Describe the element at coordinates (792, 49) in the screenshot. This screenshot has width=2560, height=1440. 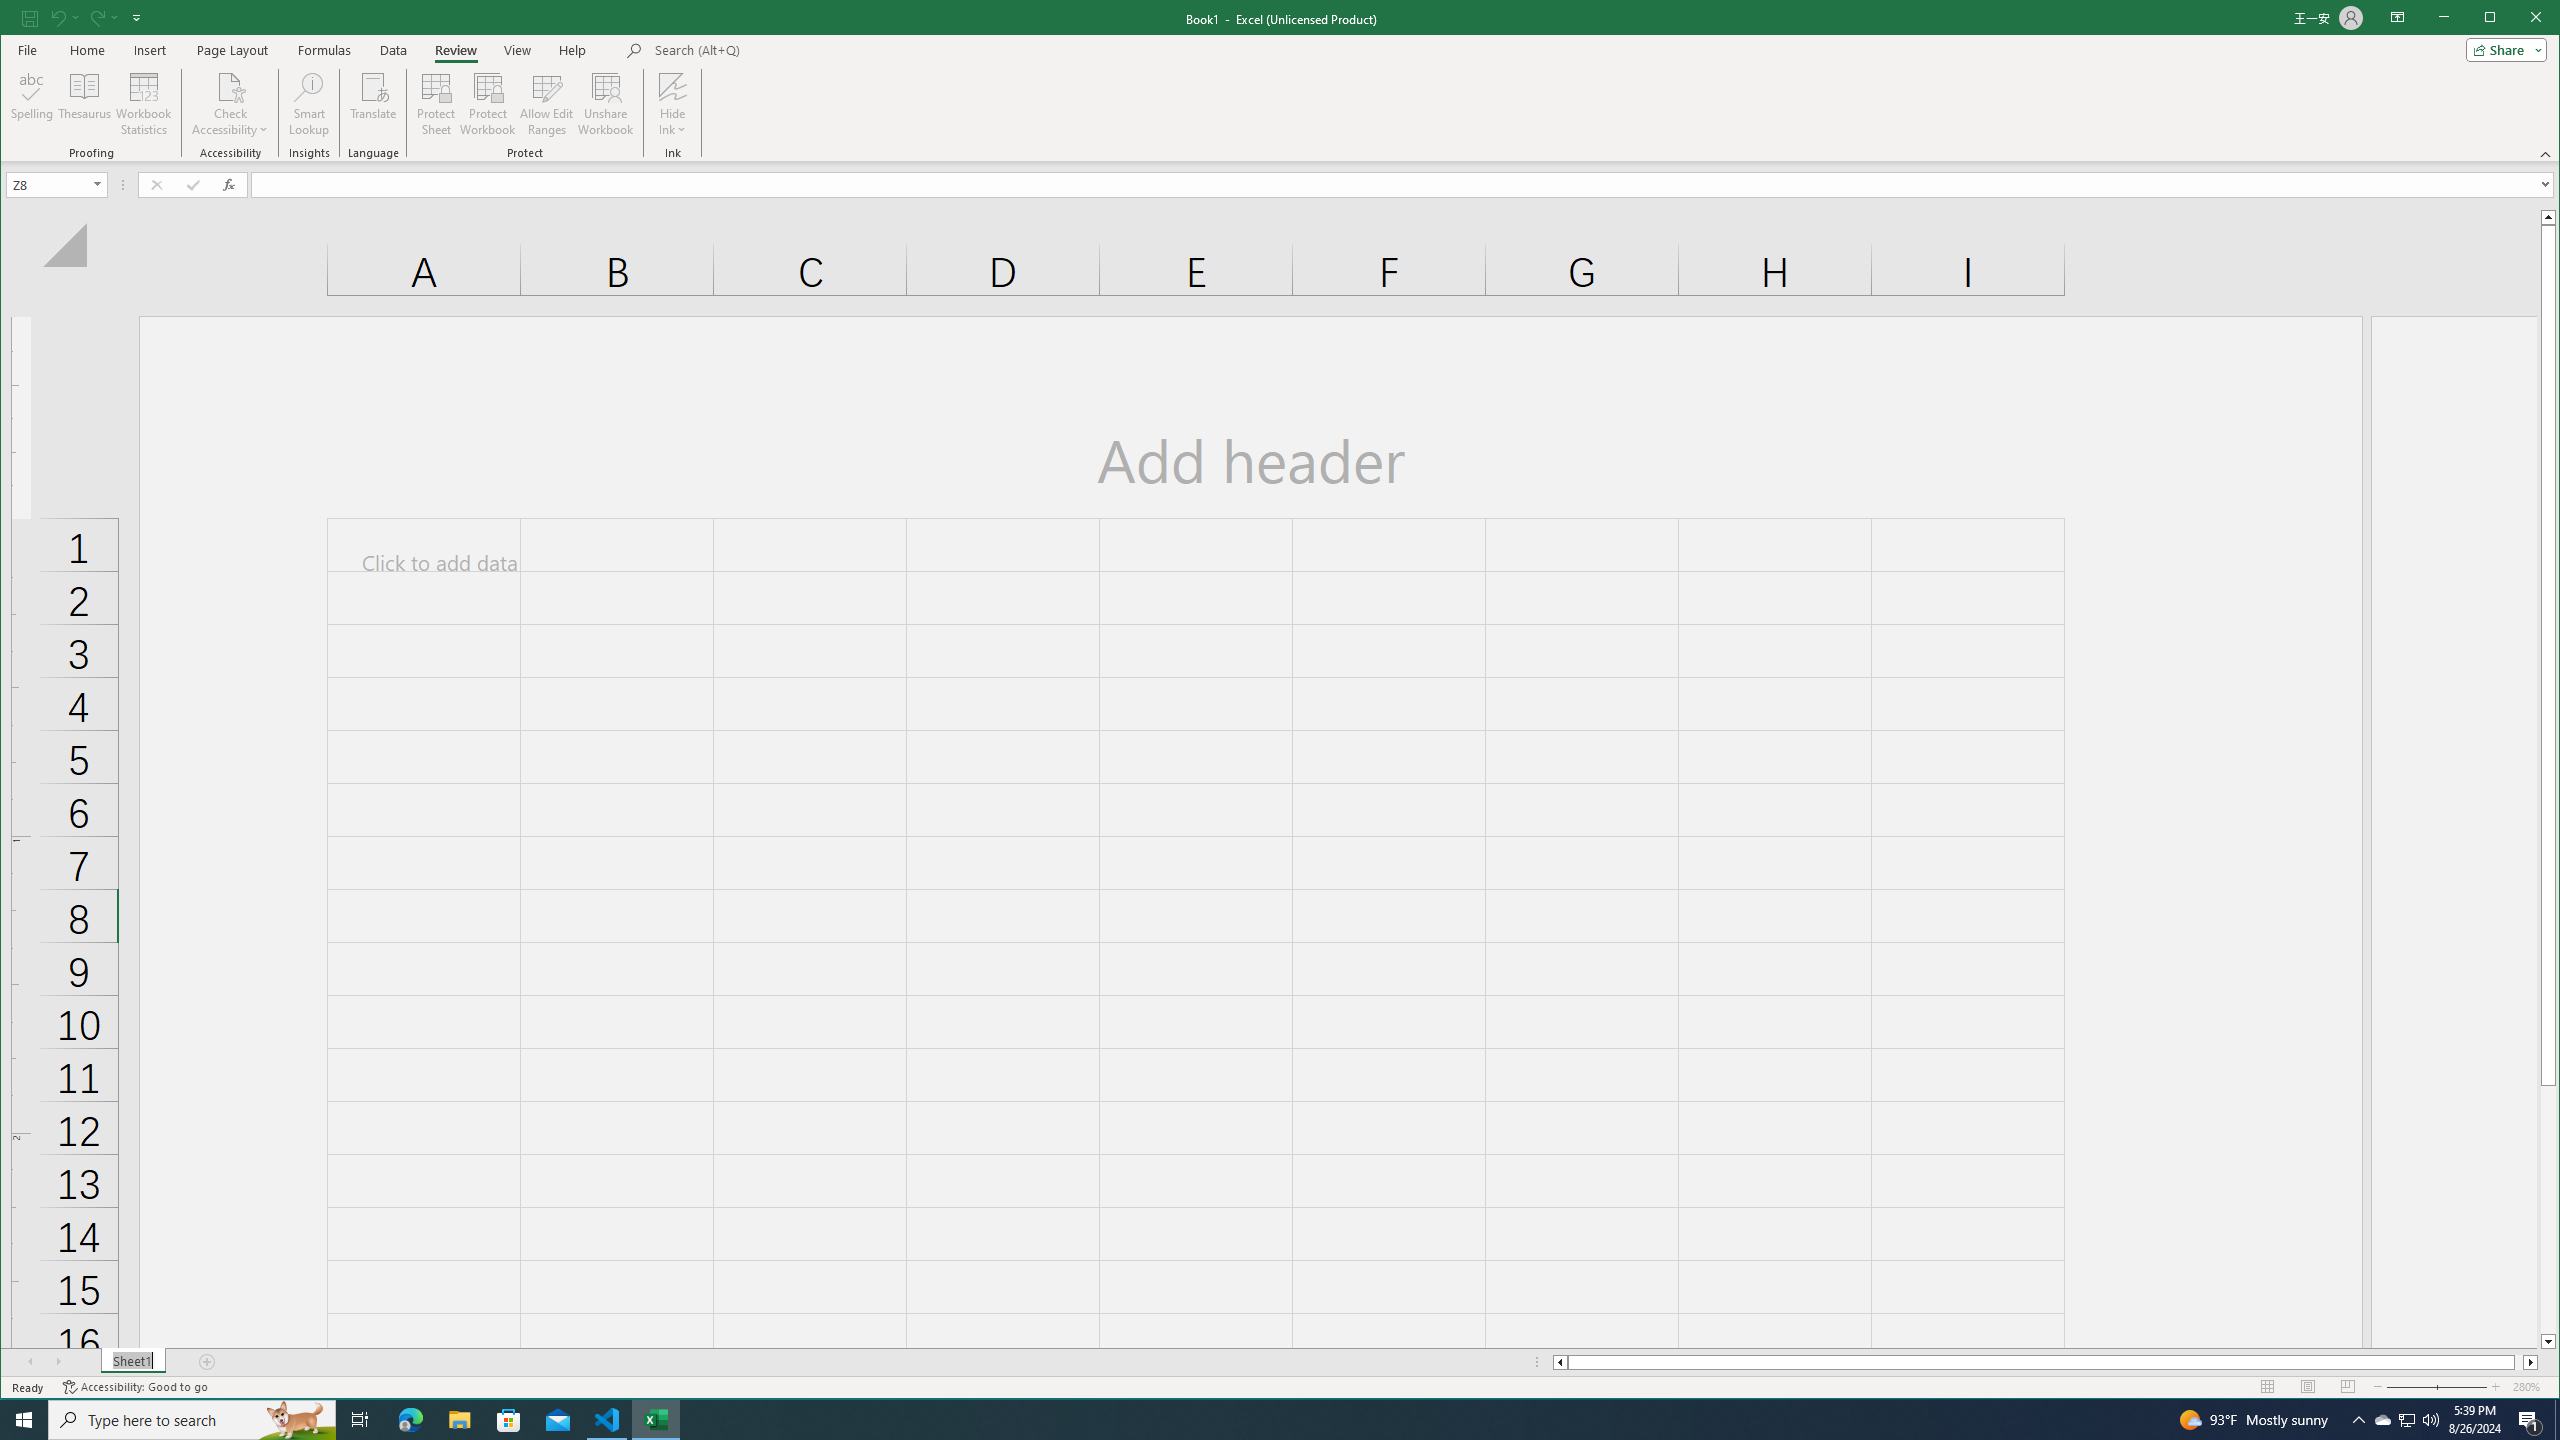
I see `'Microsoft search'` at that location.